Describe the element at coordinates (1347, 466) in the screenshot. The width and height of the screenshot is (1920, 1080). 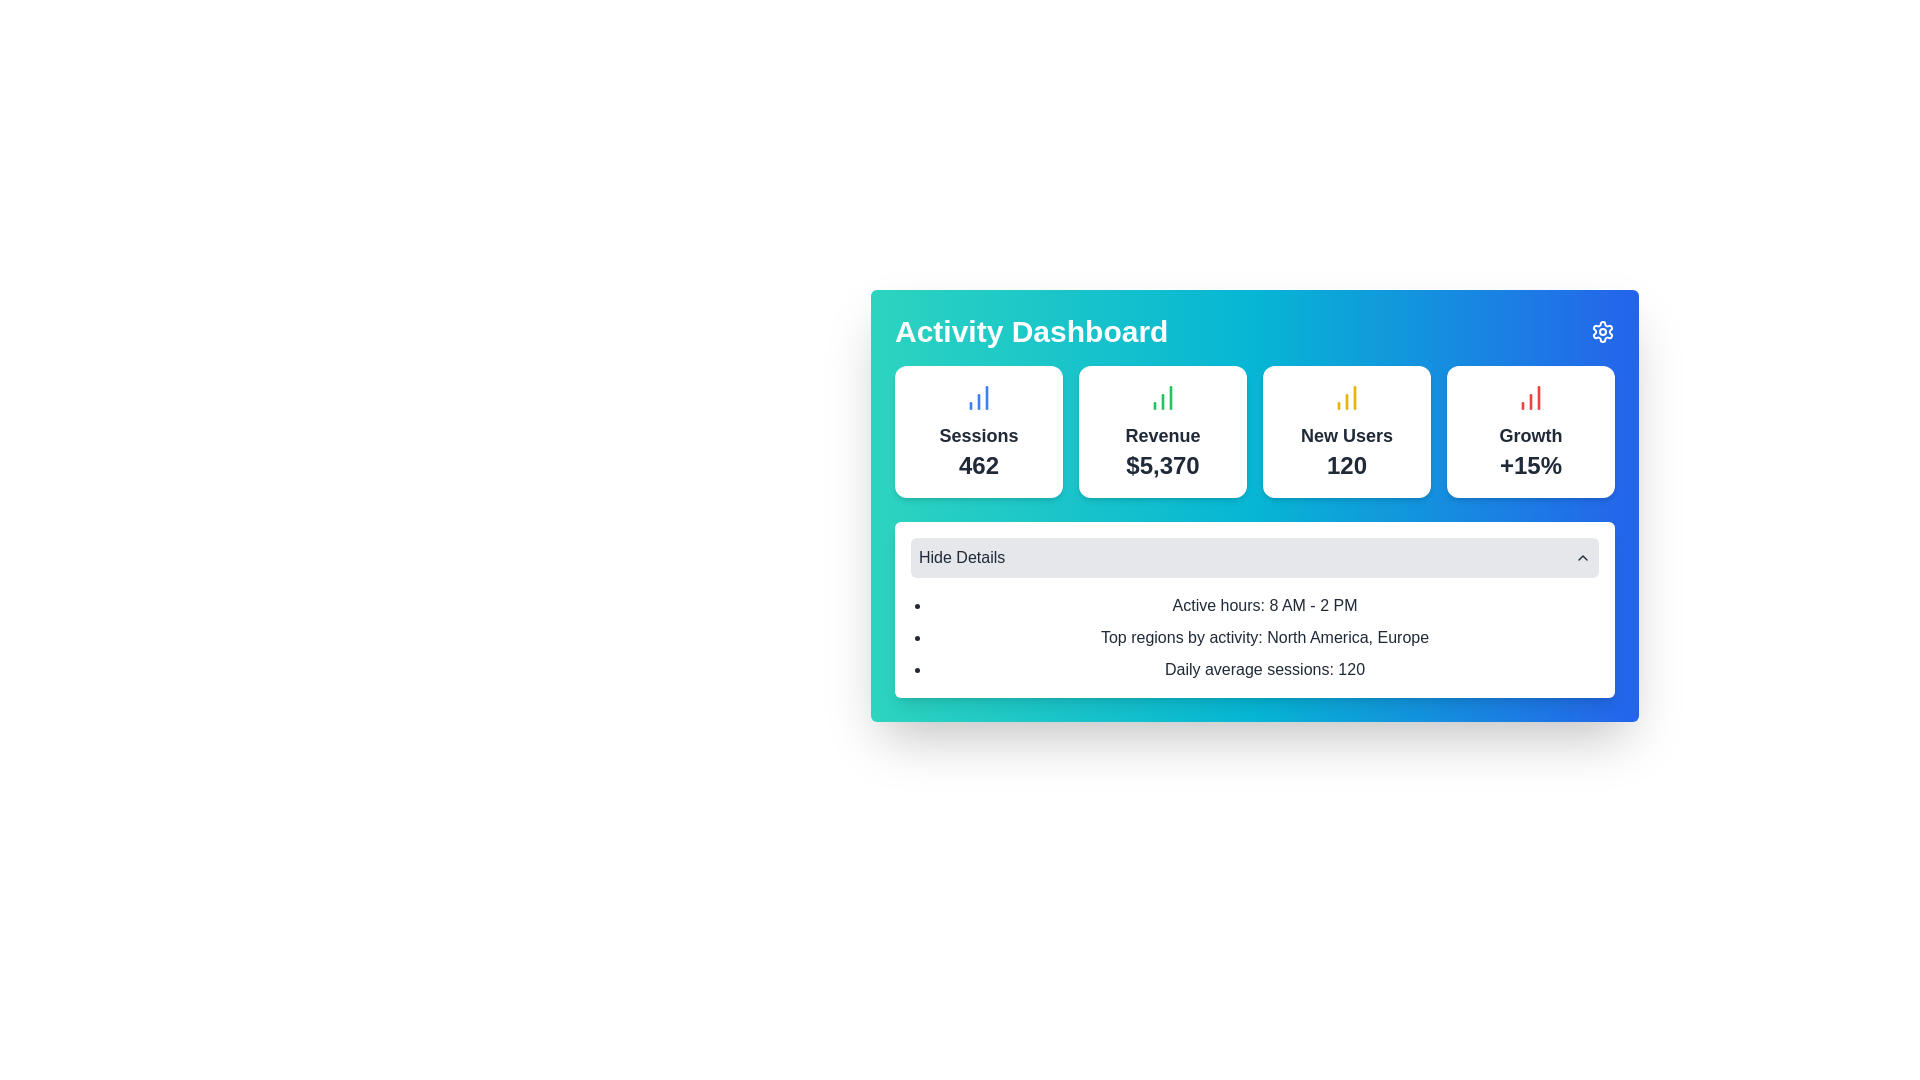
I see `the numeric label displaying the value '120' in bold and large font, located in the third widget box from the left in the top row of the dashboard, below the 'New Users' label` at that location.